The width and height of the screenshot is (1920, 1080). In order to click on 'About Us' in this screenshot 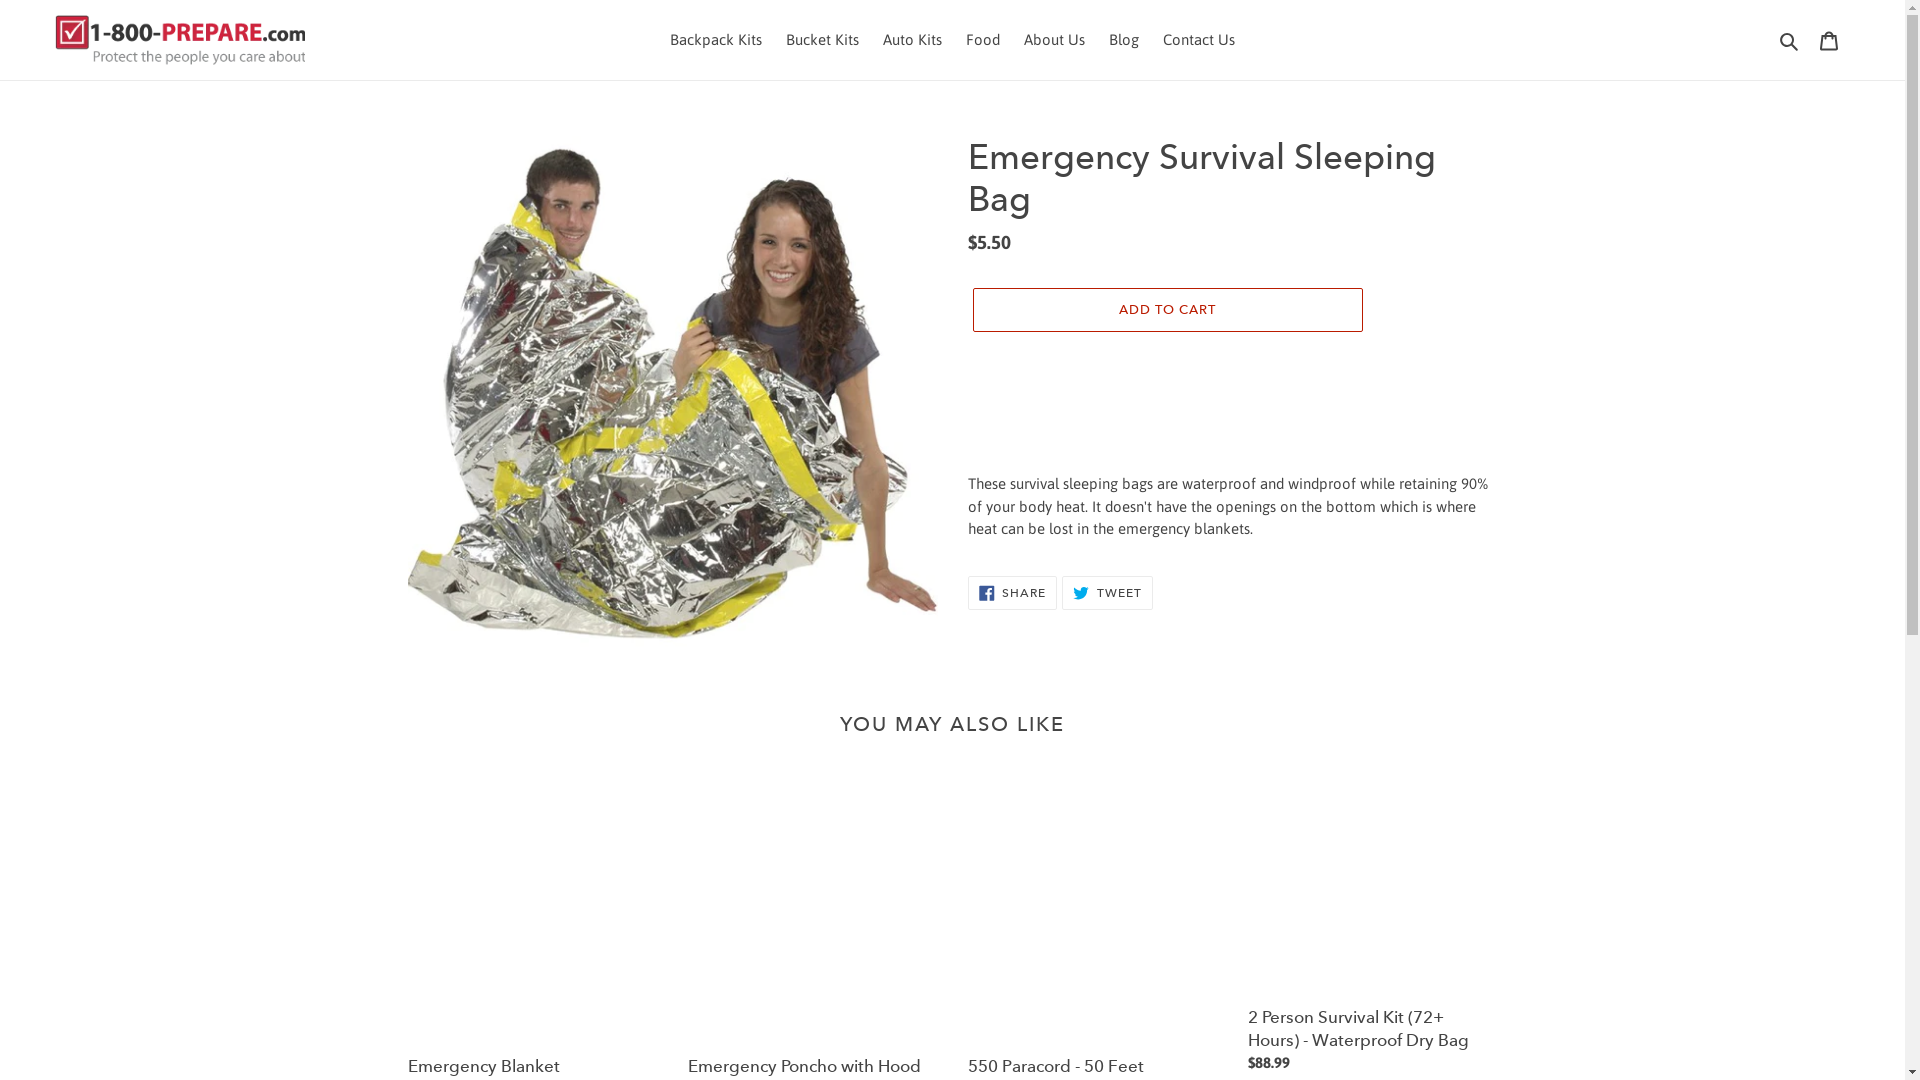, I will do `click(1053, 40)`.